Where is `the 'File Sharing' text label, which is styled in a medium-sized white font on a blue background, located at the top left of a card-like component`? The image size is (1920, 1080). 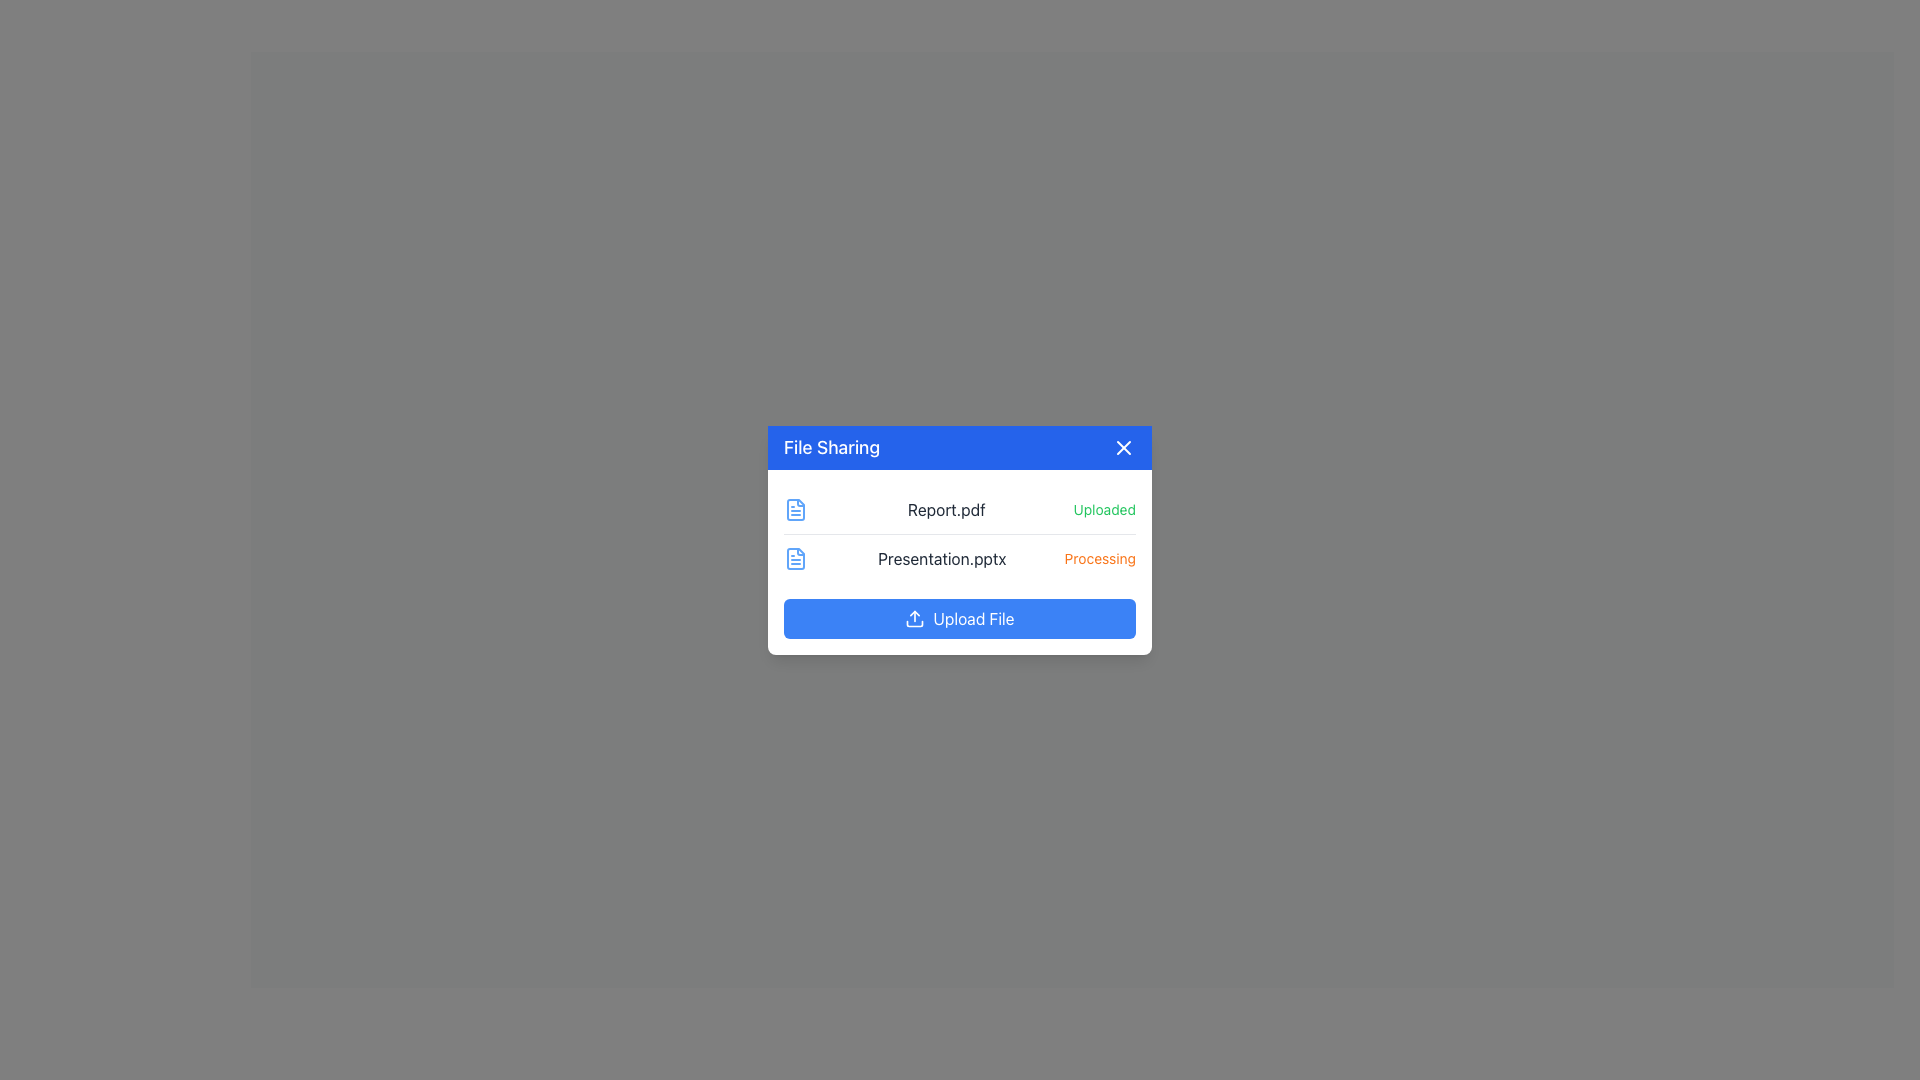 the 'File Sharing' text label, which is styled in a medium-sized white font on a blue background, located at the top left of a card-like component is located at coordinates (831, 446).